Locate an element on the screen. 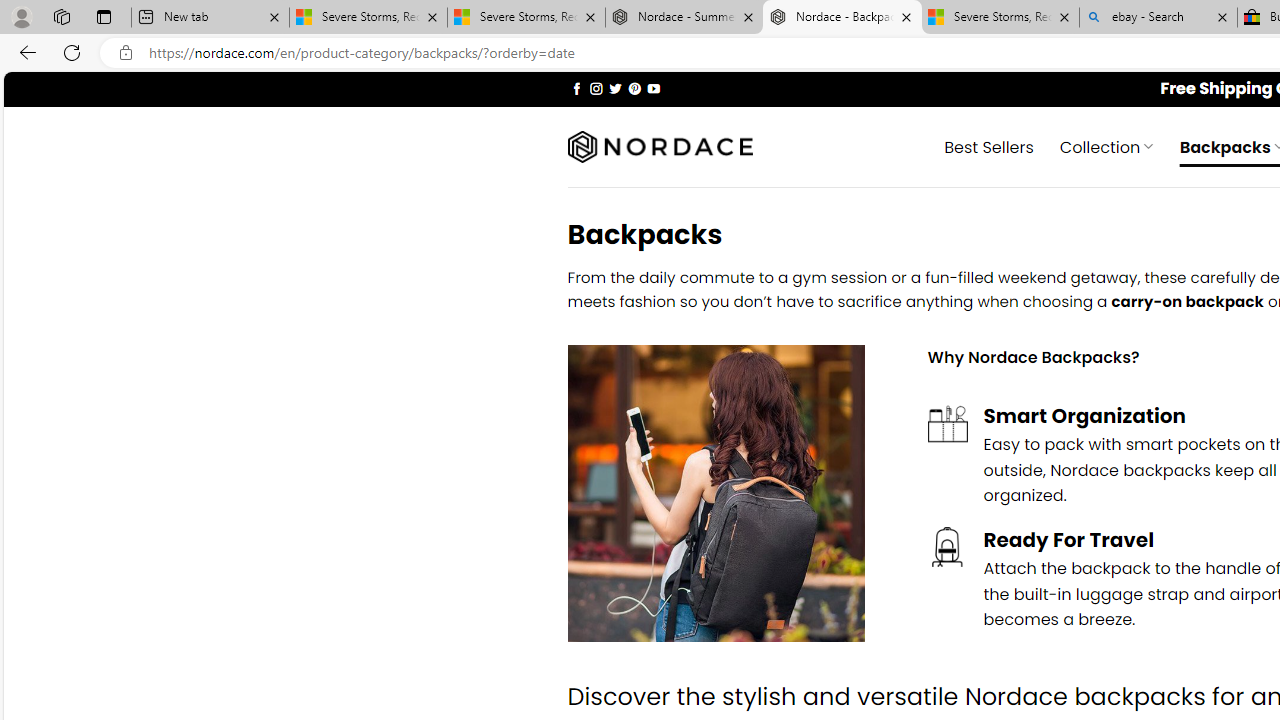  'Follow on Pinterest' is located at coordinates (633, 87).